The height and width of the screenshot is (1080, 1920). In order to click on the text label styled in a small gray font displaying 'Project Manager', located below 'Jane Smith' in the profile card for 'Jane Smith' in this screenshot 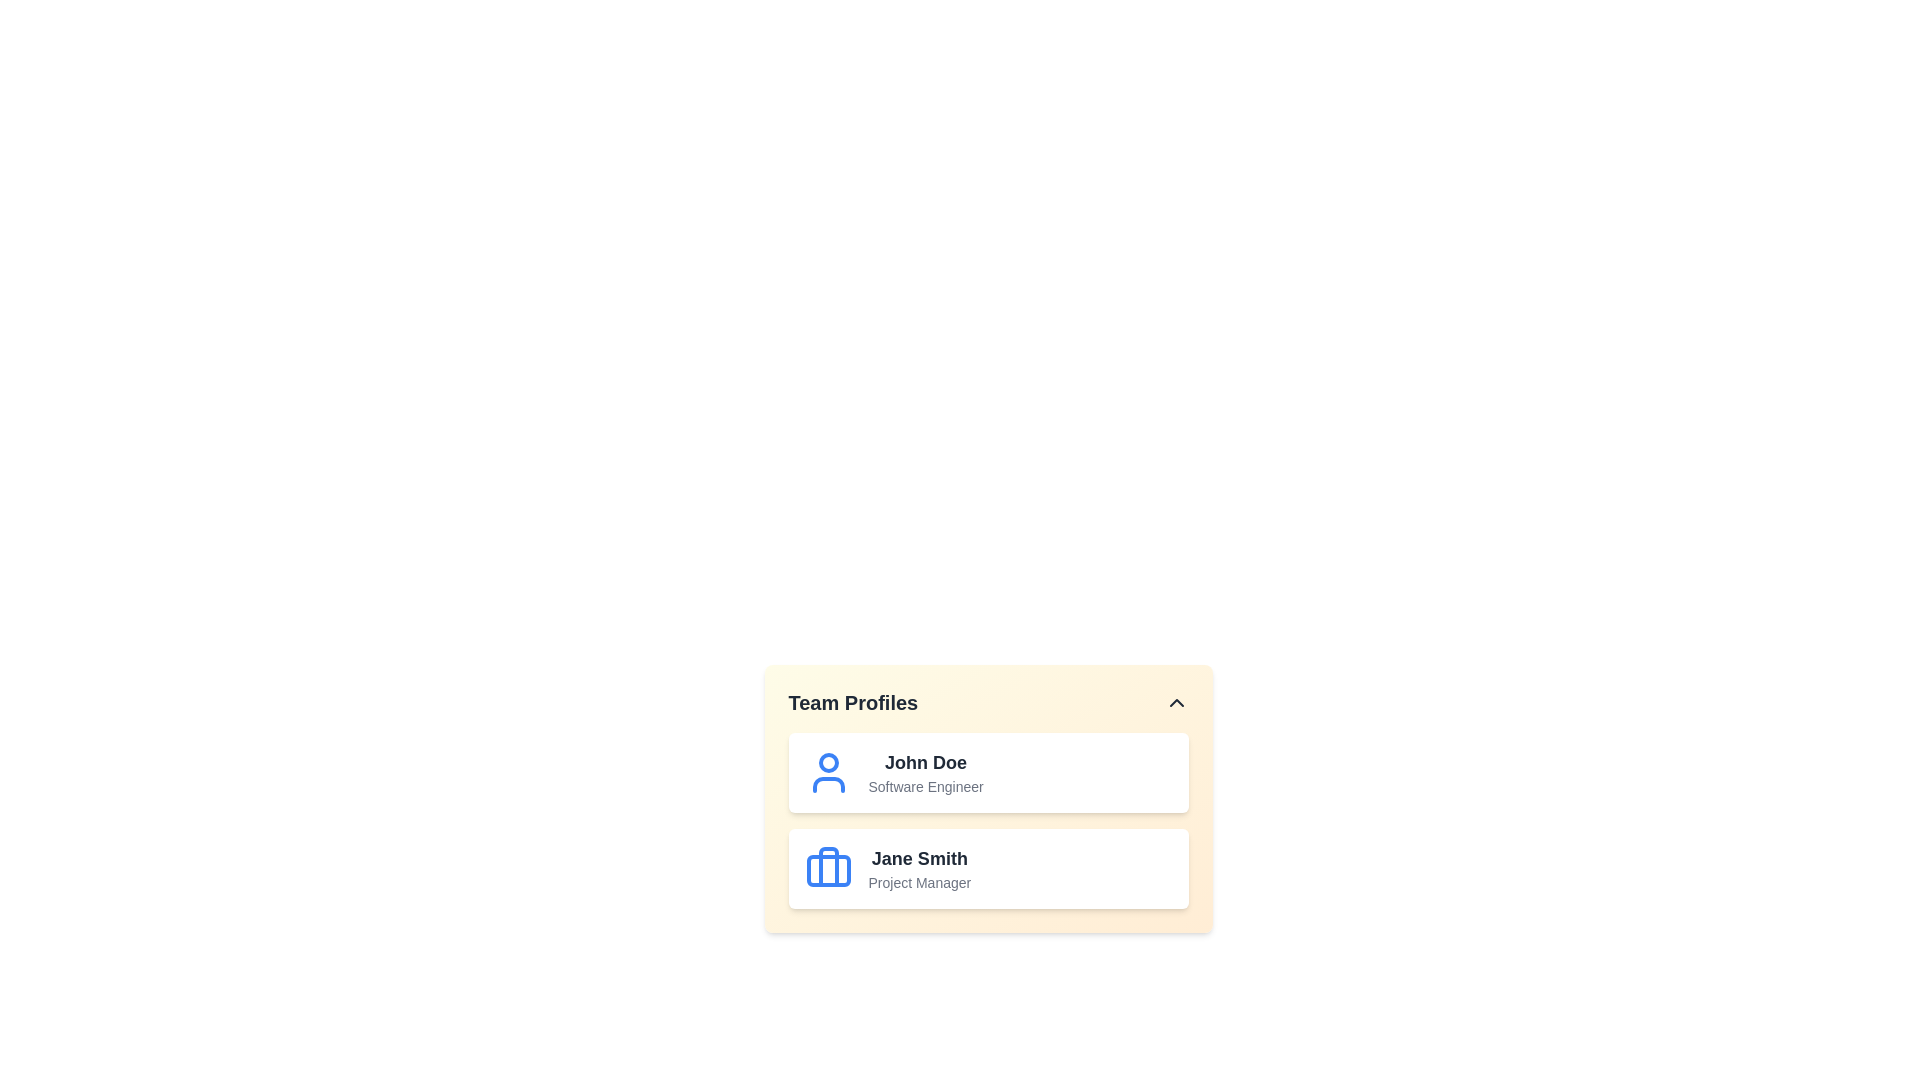, I will do `click(918, 882)`.